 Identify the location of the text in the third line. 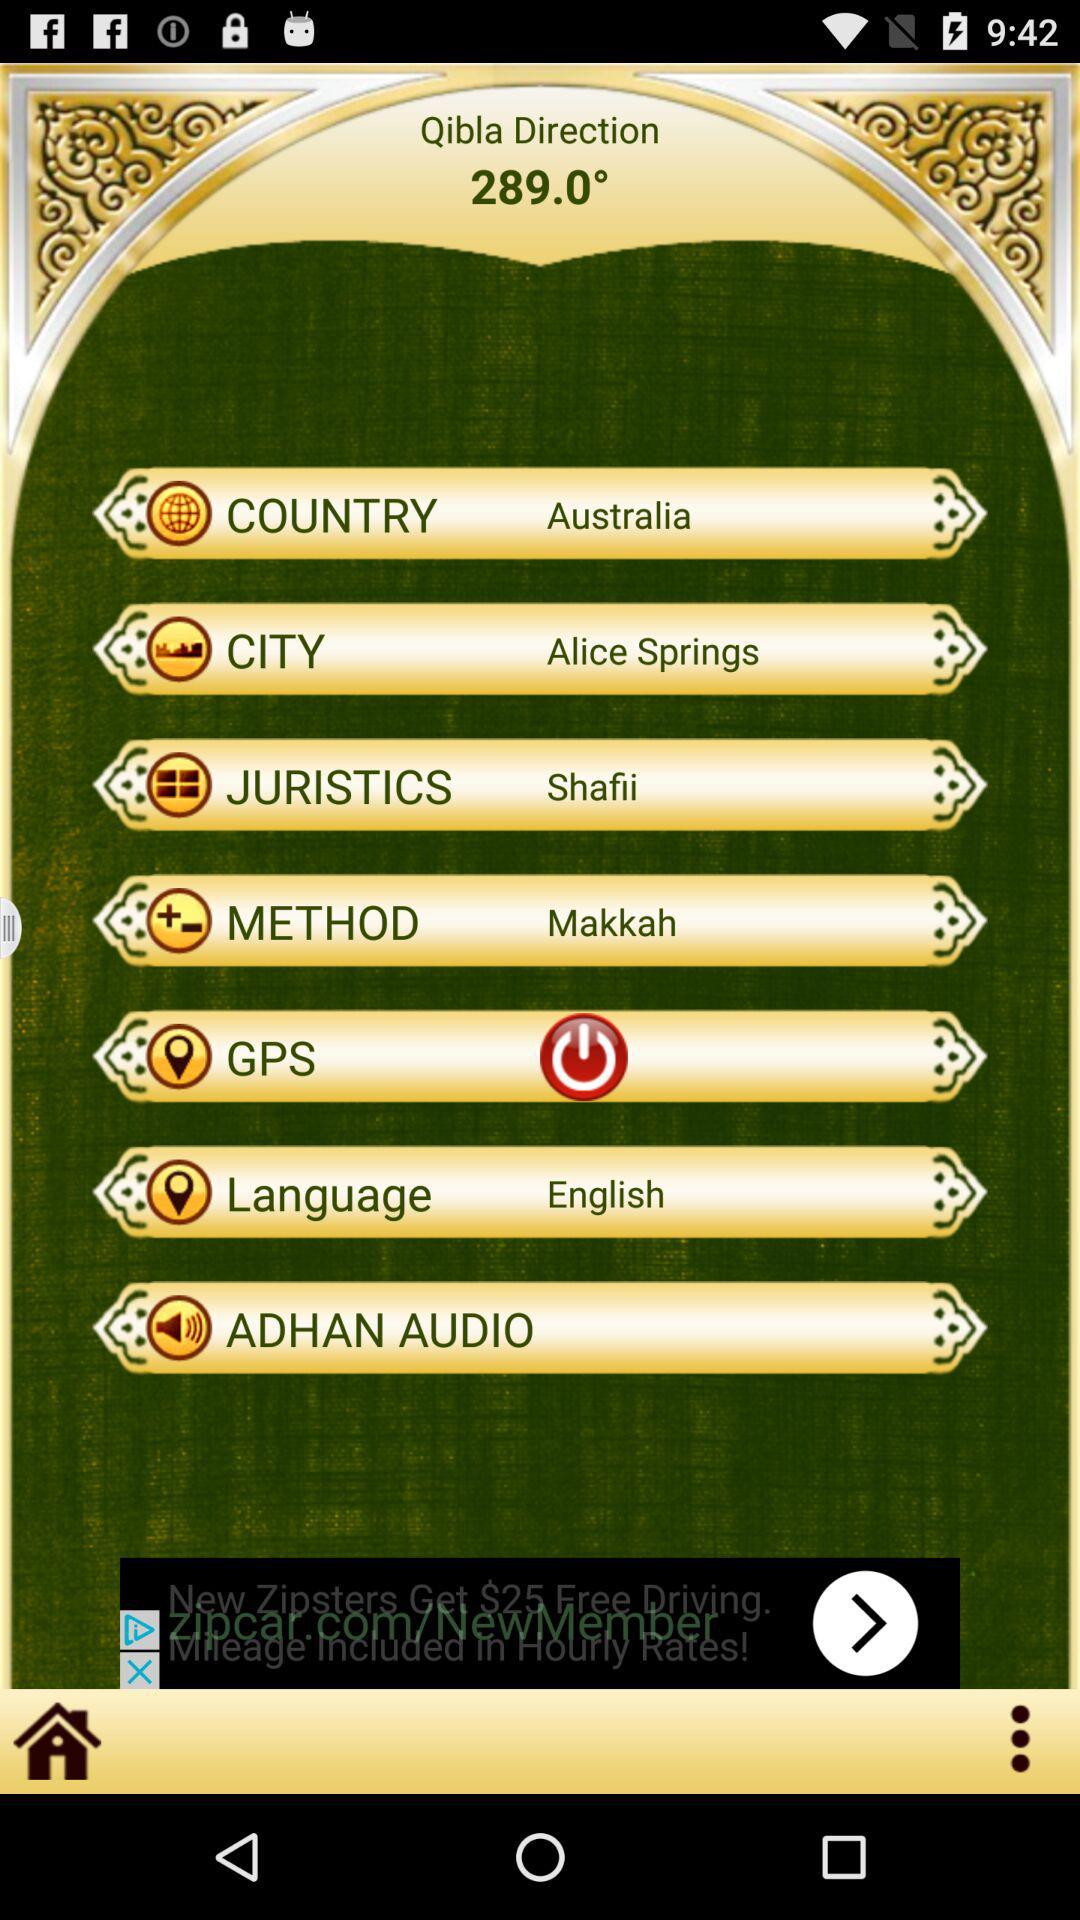
(540, 514).